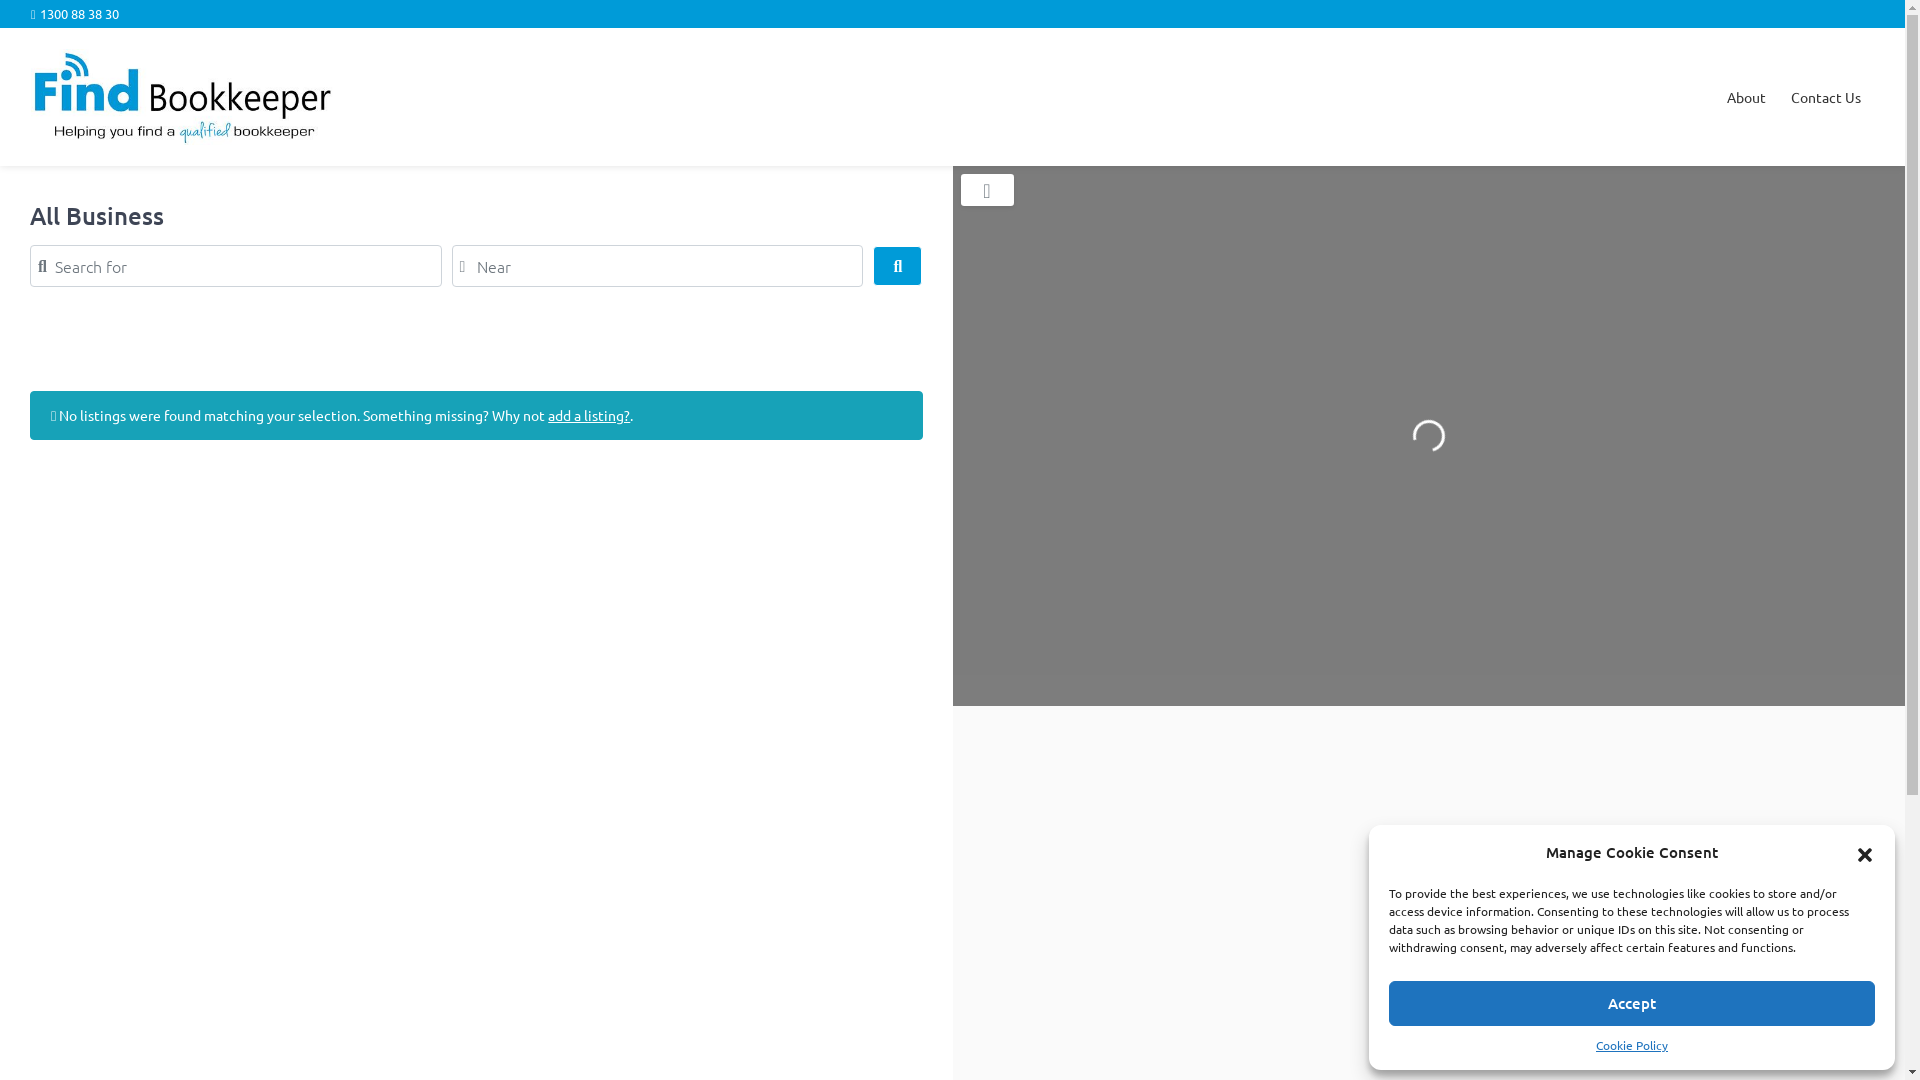 The width and height of the screenshot is (1920, 1080). Describe the element at coordinates (588, 414) in the screenshot. I see `'add a listing?'` at that location.